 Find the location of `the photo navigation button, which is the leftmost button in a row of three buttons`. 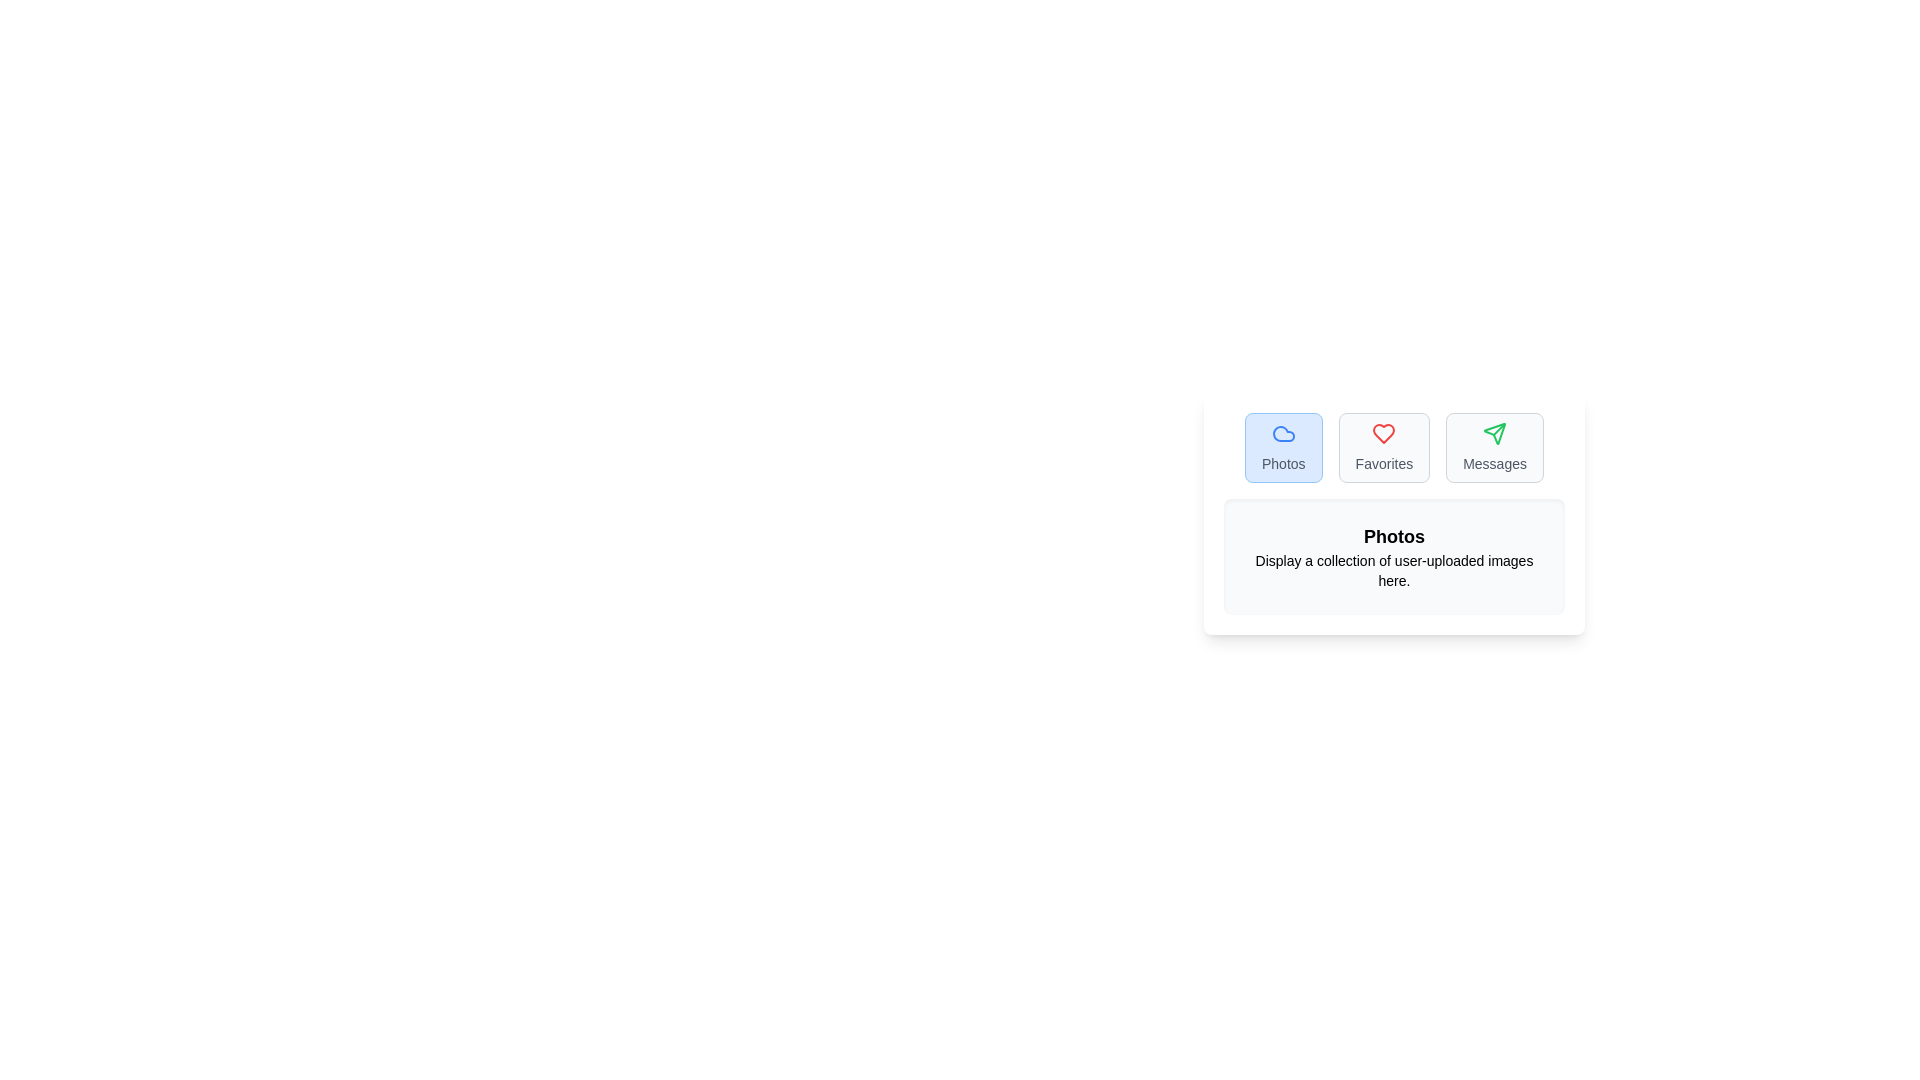

the photo navigation button, which is the leftmost button in a row of three buttons is located at coordinates (1283, 446).